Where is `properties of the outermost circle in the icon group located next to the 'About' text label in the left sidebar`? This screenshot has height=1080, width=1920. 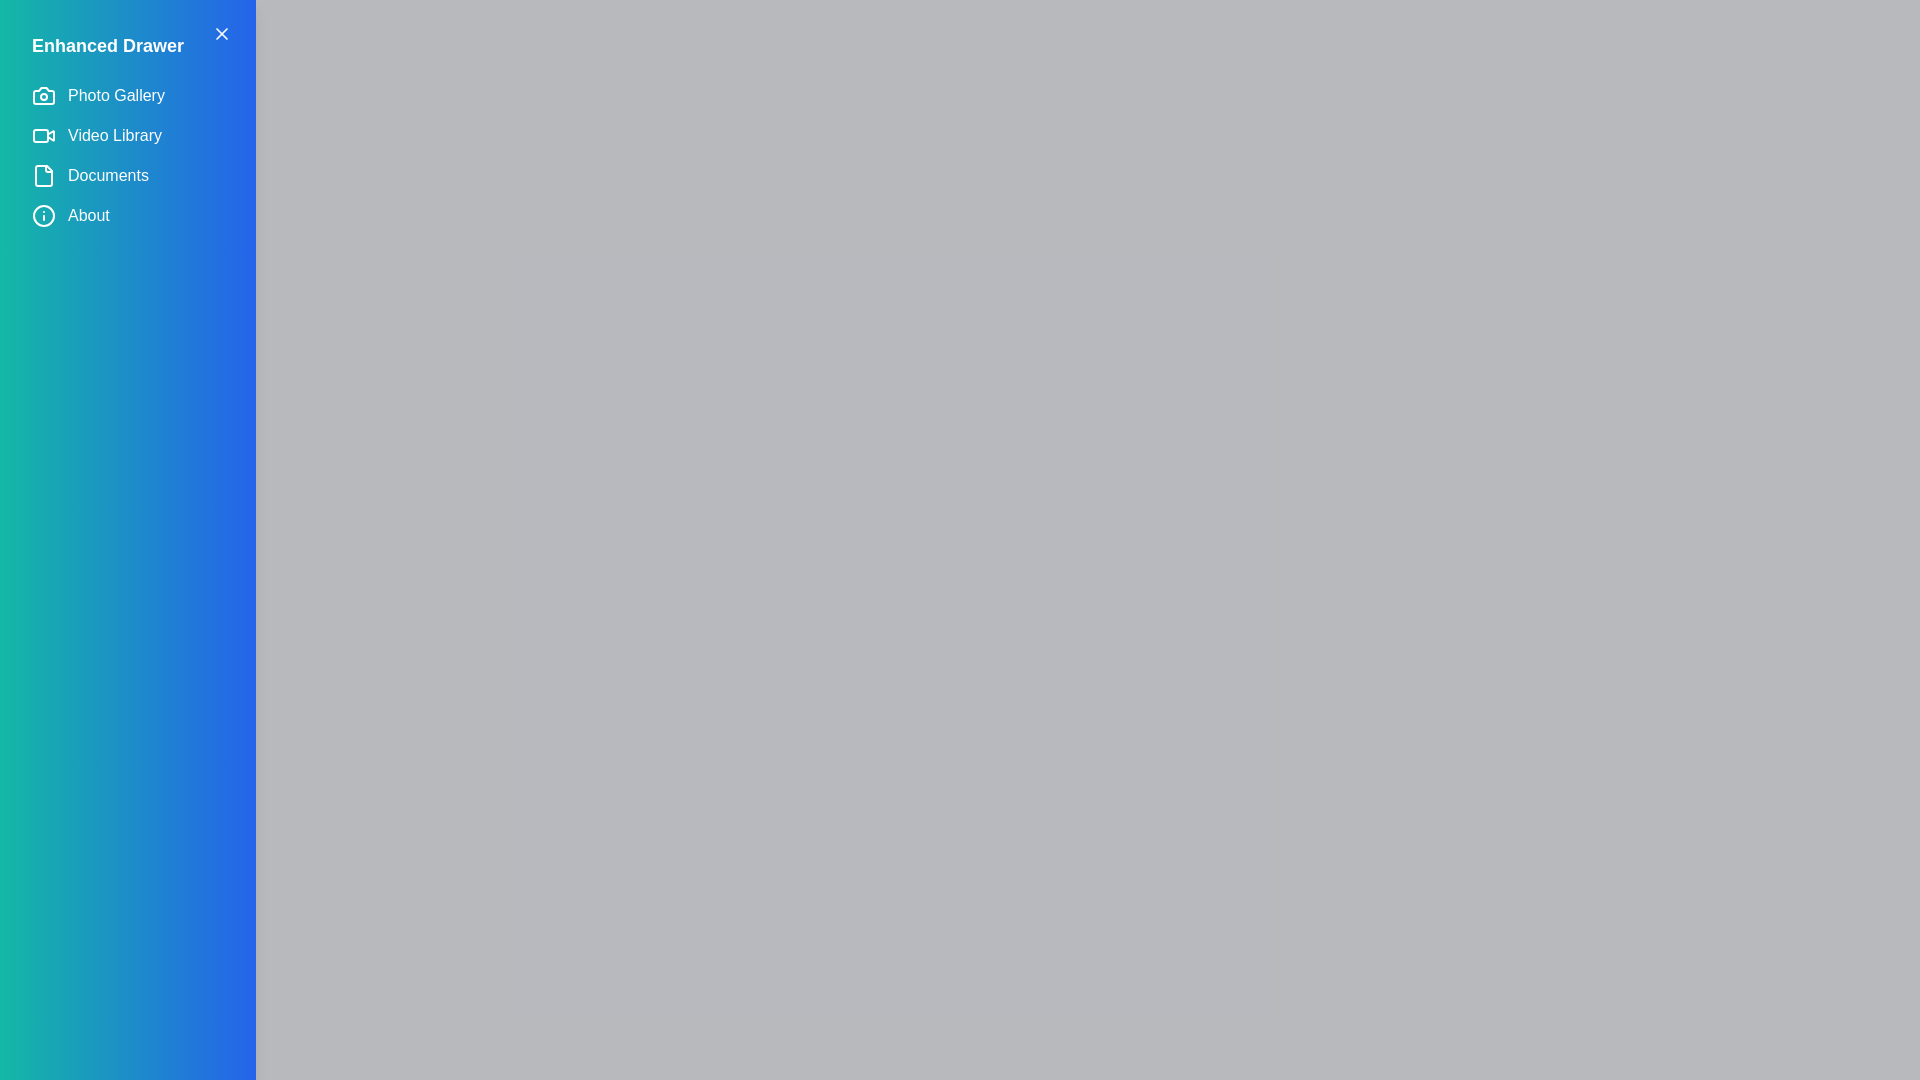 properties of the outermost circle in the icon group located next to the 'About' text label in the left sidebar is located at coordinates (43, 216).